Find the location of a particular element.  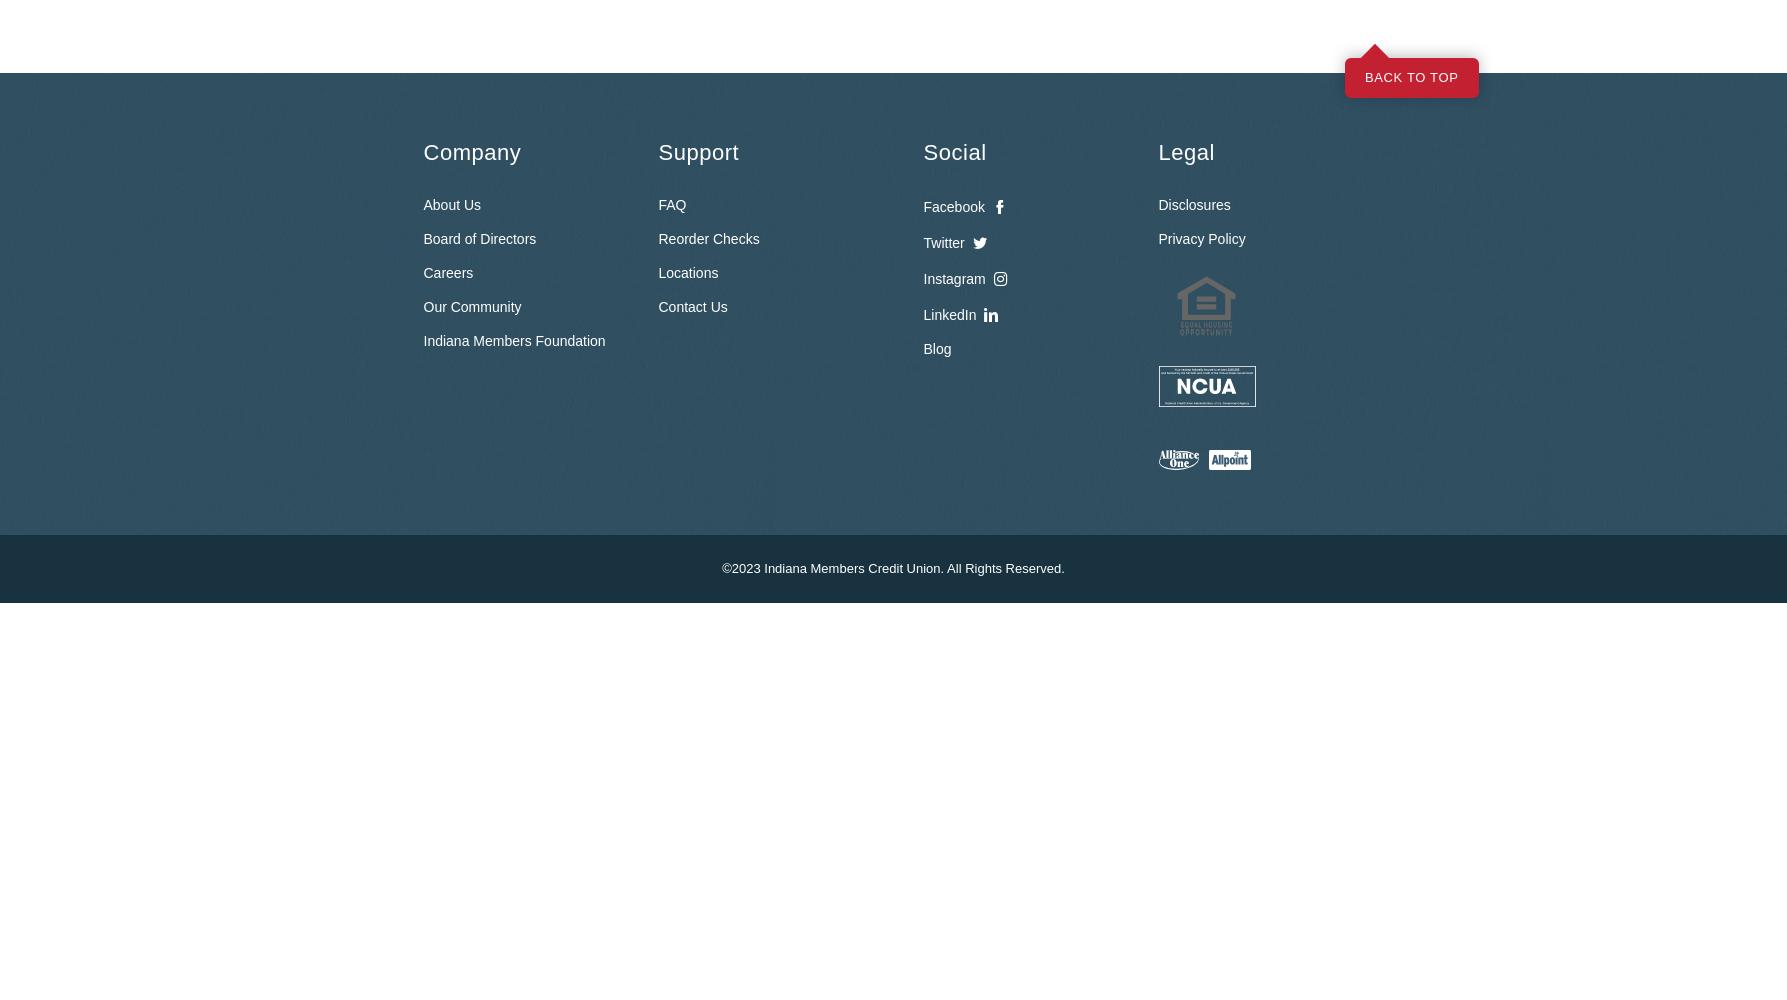

'Contact Us' is located at coordinates (691, 306).